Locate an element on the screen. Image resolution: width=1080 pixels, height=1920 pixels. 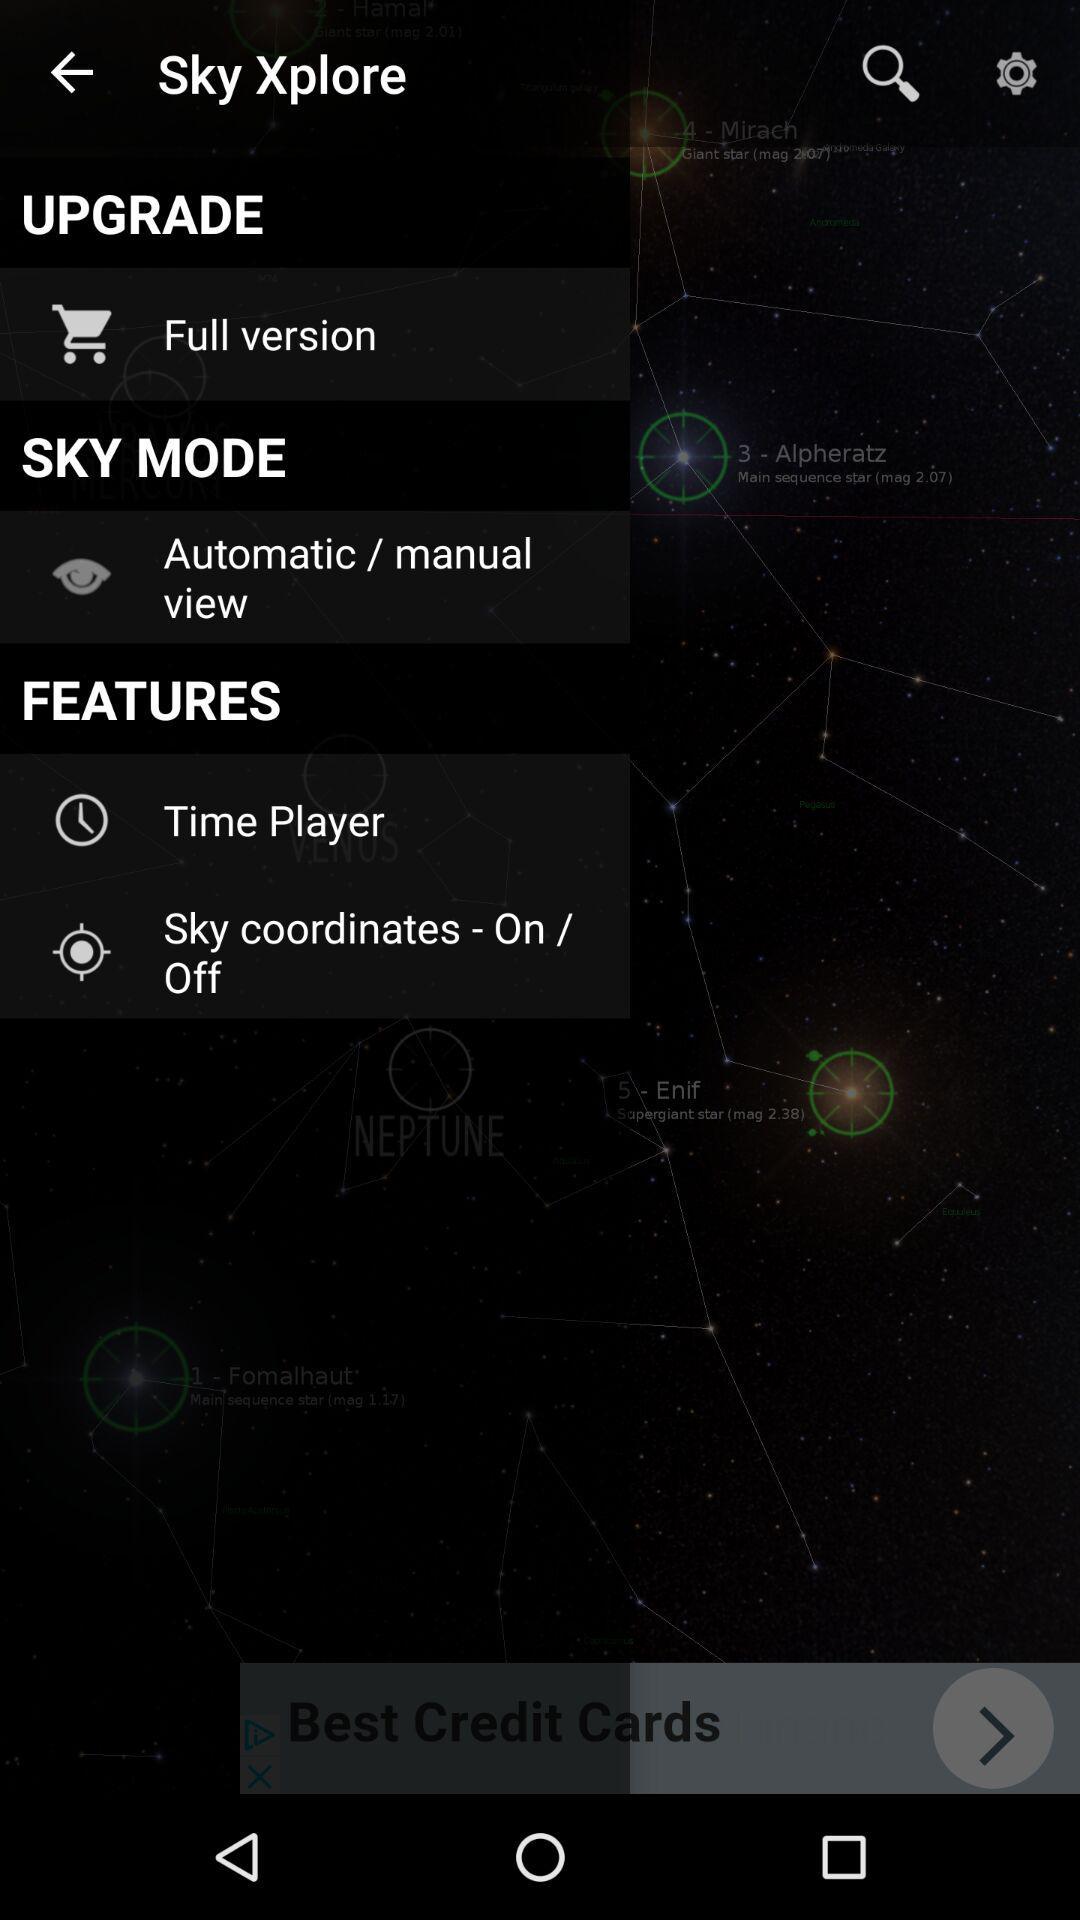
the sky coordinates on icon is located at coordinates (383, 951).